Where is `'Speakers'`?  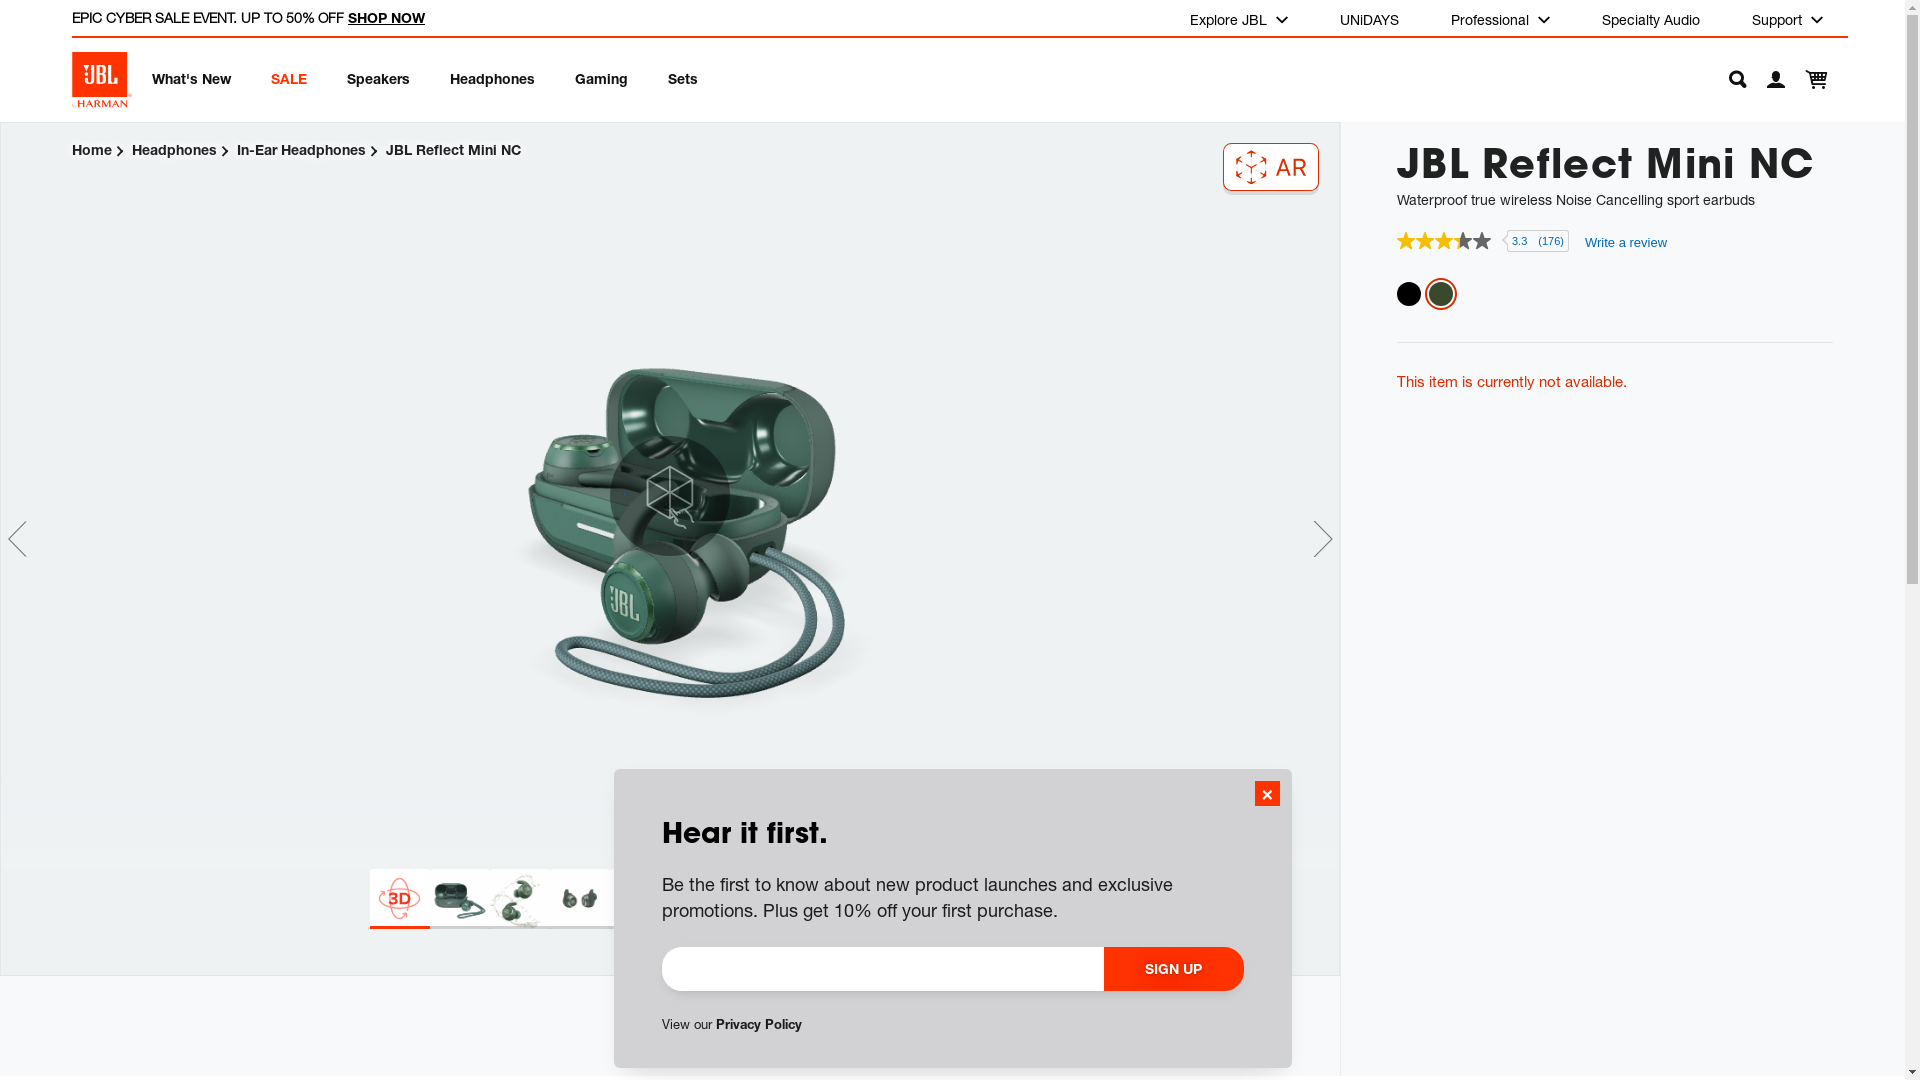 'Speakers' is located at coordinates (346, 76).